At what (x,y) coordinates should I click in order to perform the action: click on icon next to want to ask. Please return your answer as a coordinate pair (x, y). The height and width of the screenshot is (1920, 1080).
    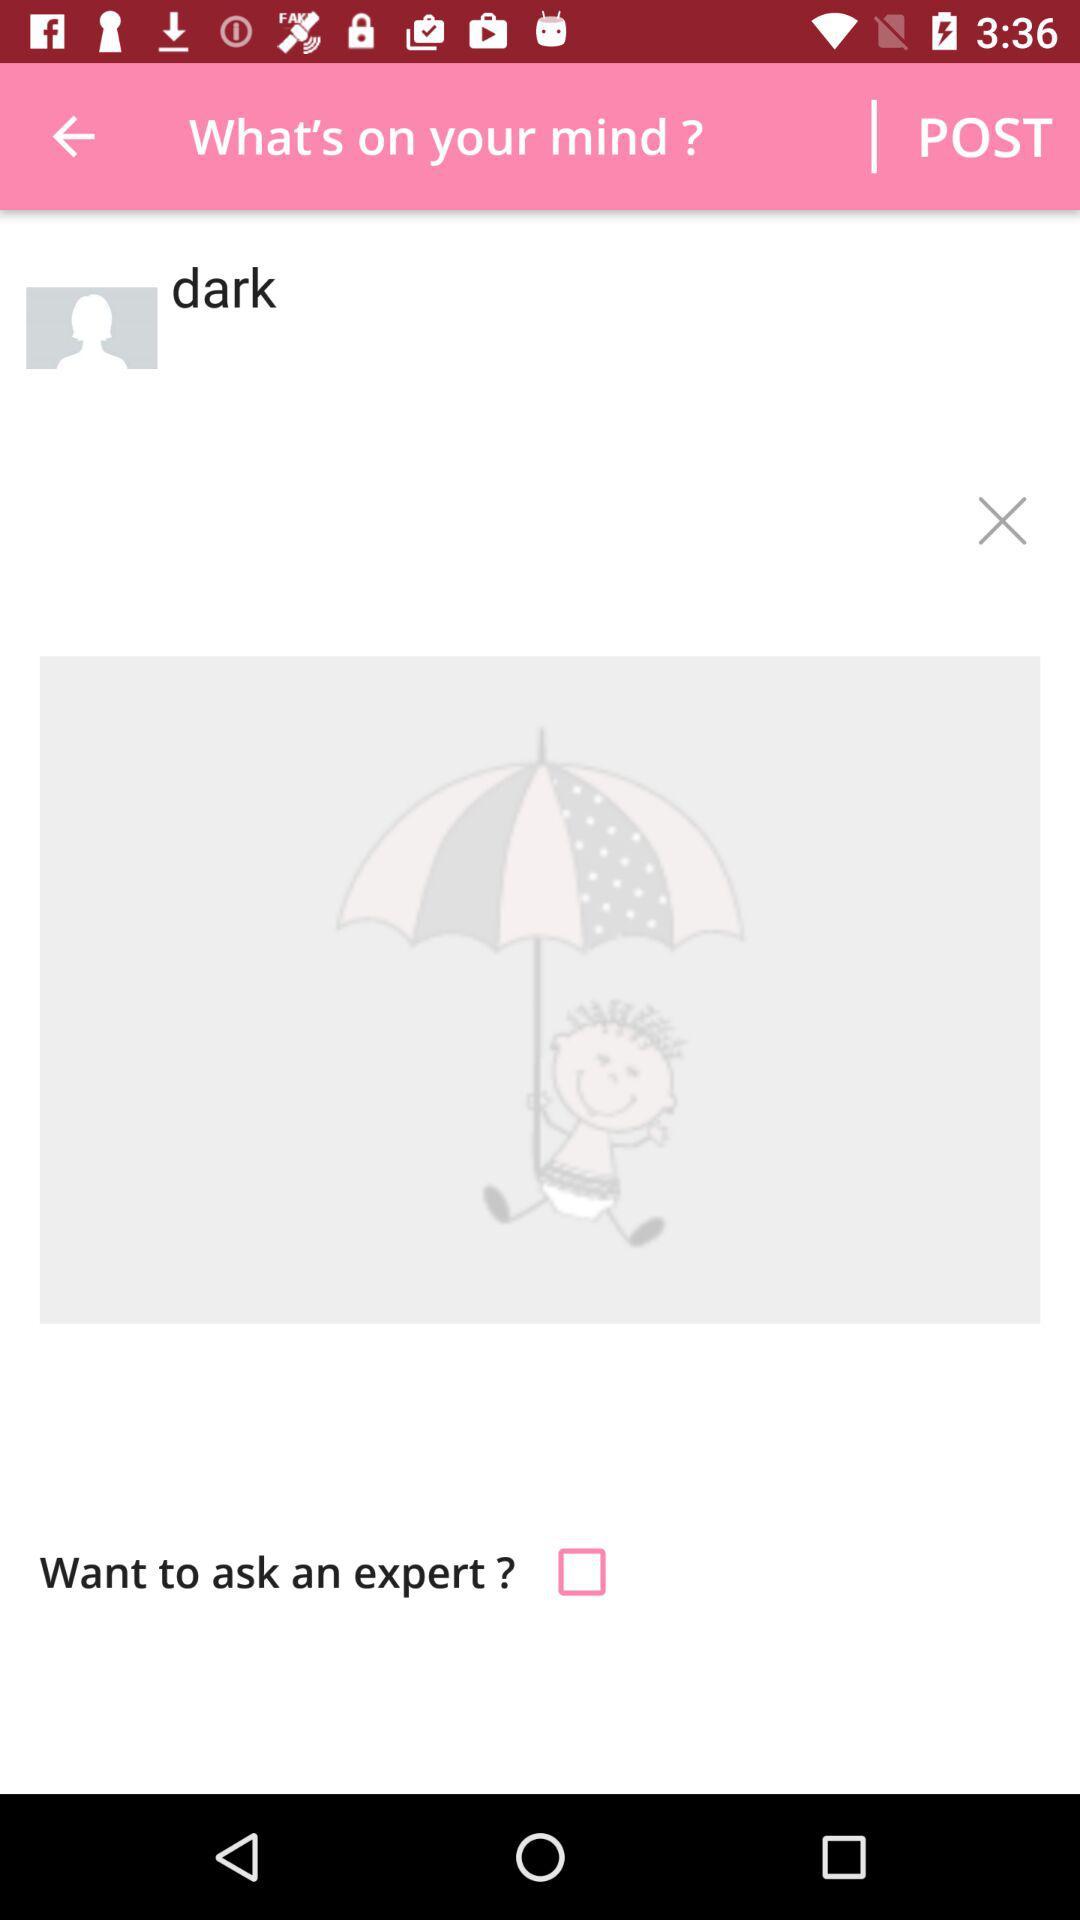
    Looking at the image, I should click on (582, 1570).